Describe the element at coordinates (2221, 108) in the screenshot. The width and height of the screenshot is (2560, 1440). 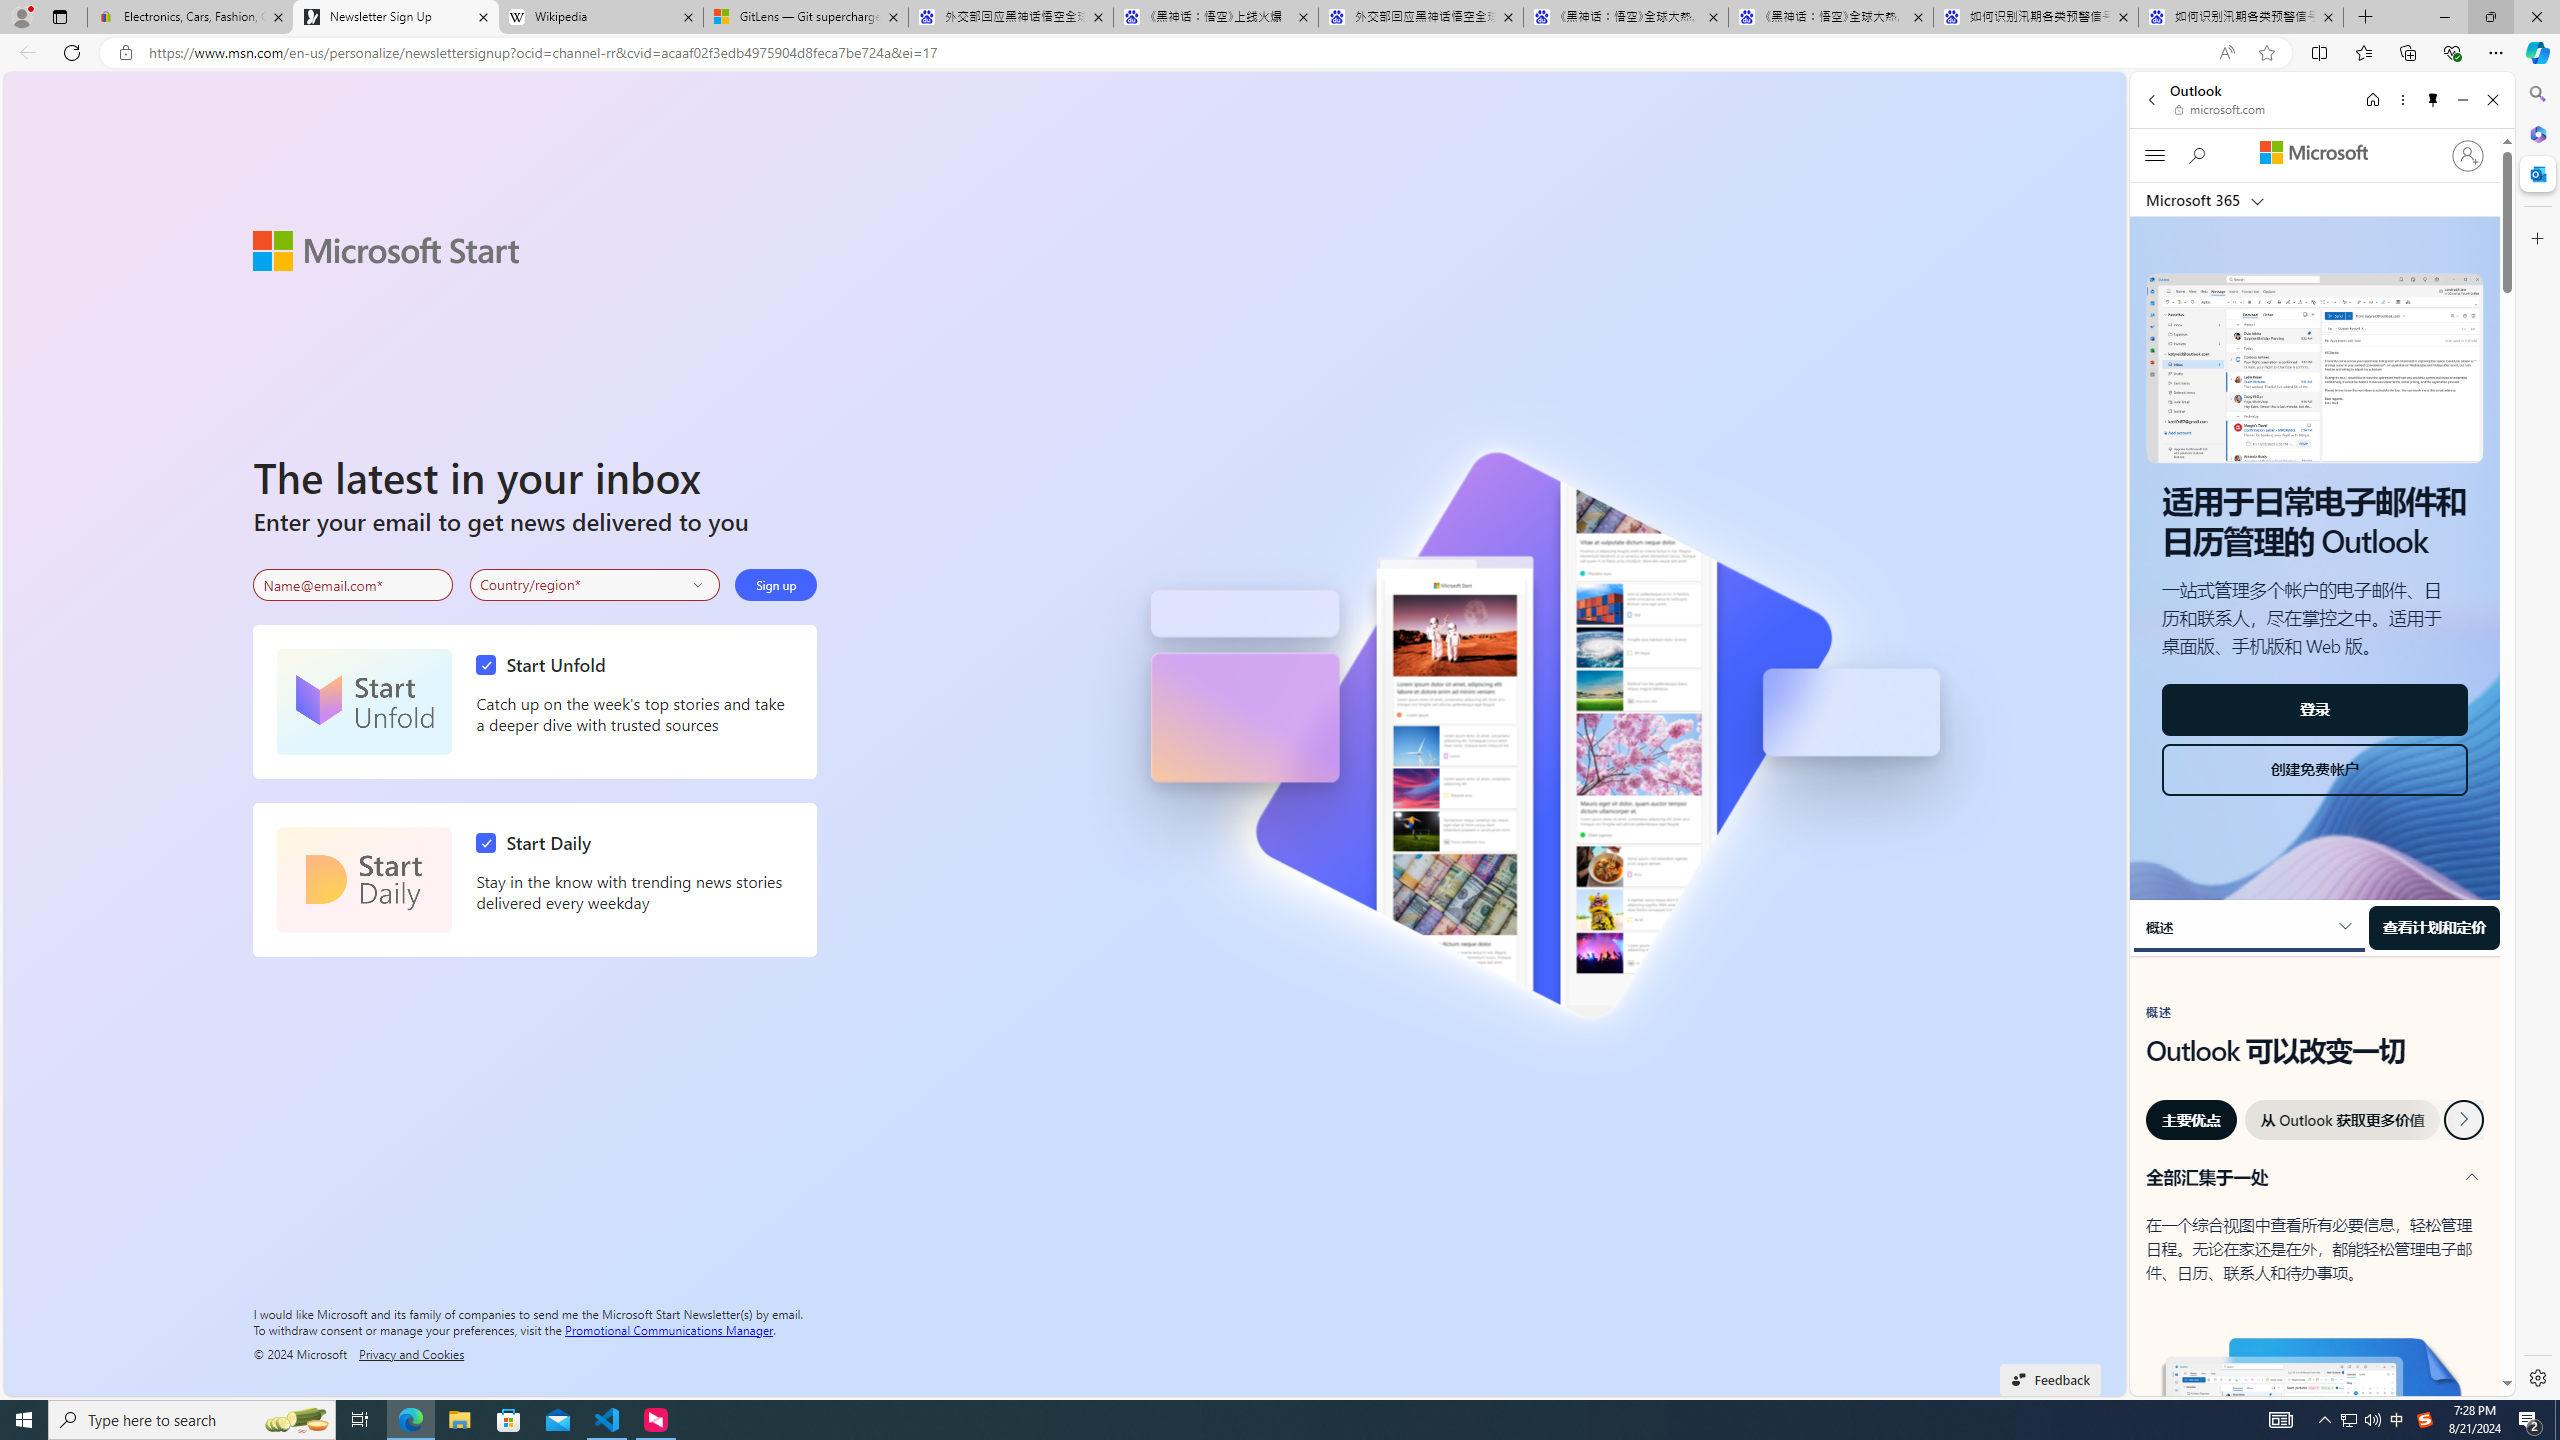
I see `'microsoft.com'` at that location.